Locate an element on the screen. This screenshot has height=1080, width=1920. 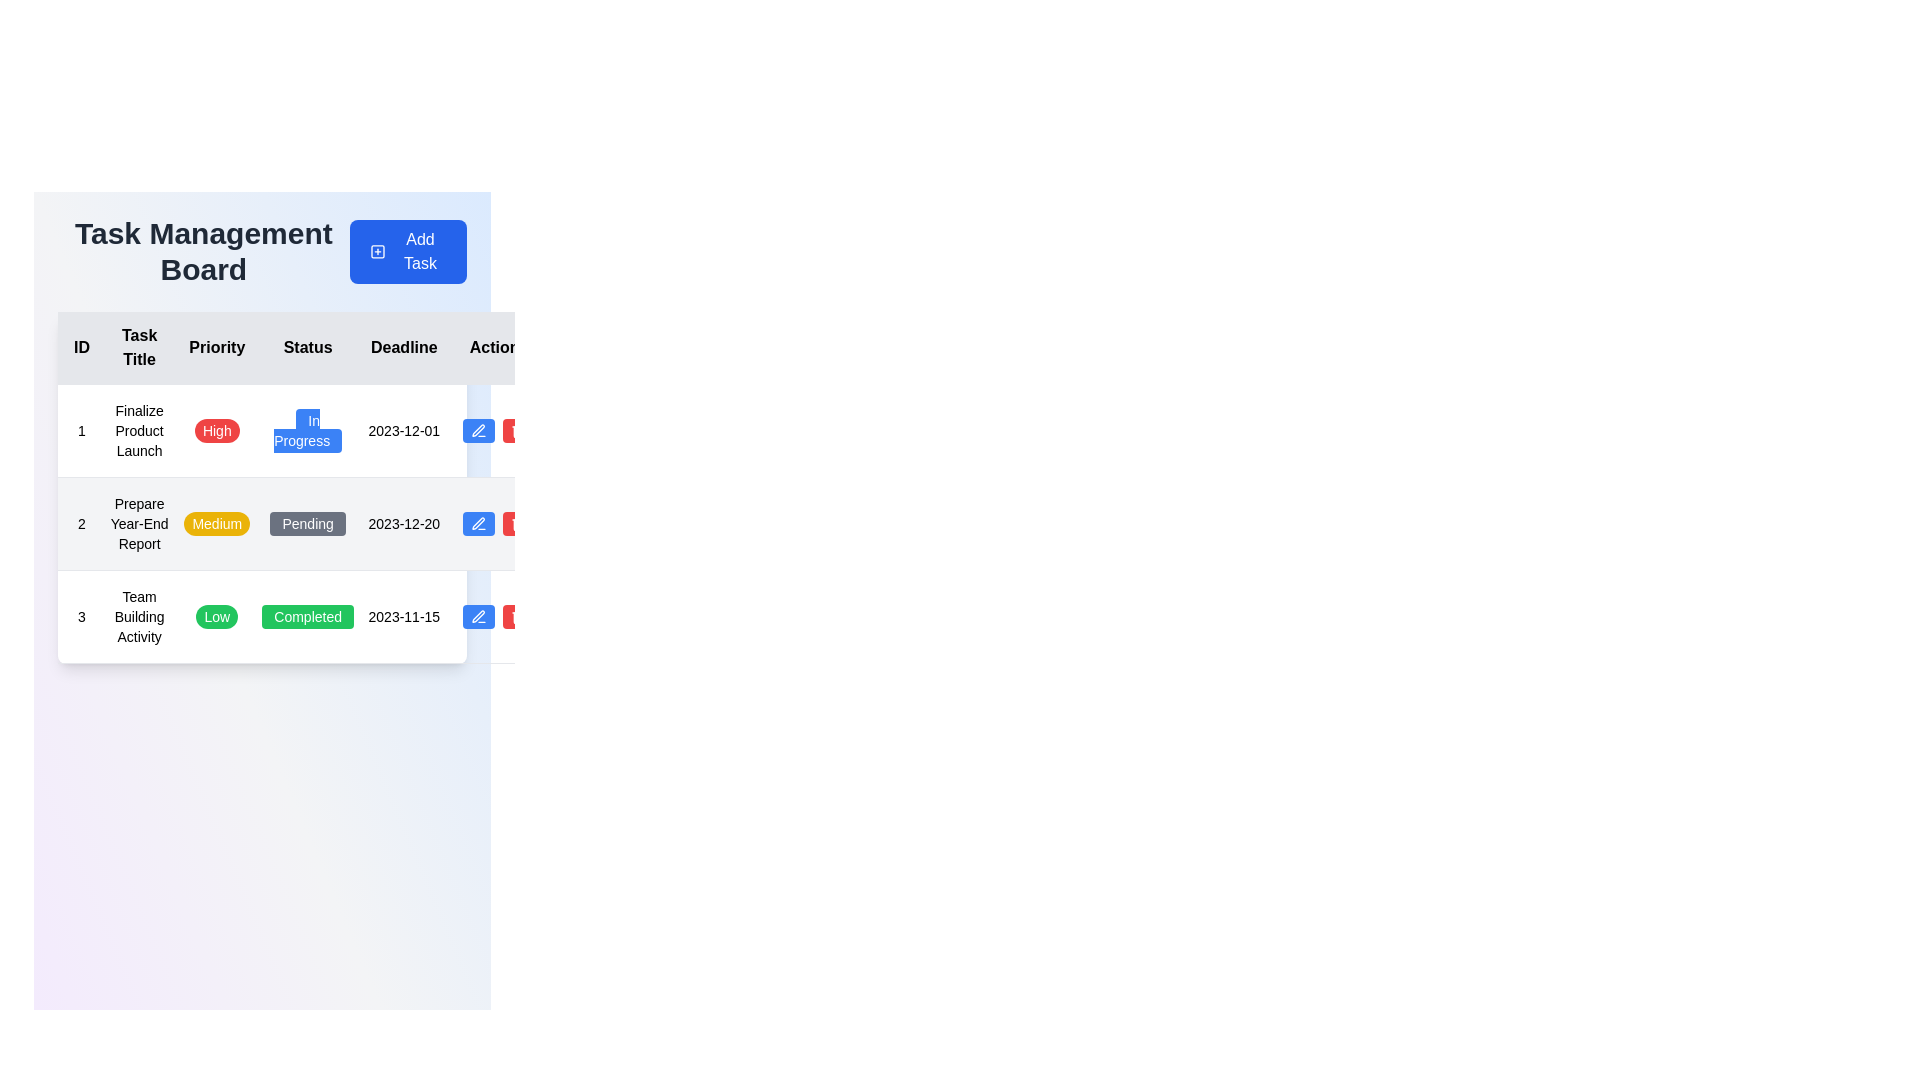
the status information represented by the label in the 'Status' column of the task table for 'Finalize Product Launch', located between the 'Priority' and 'Deadline' columns is located at coordinates (307, 430).